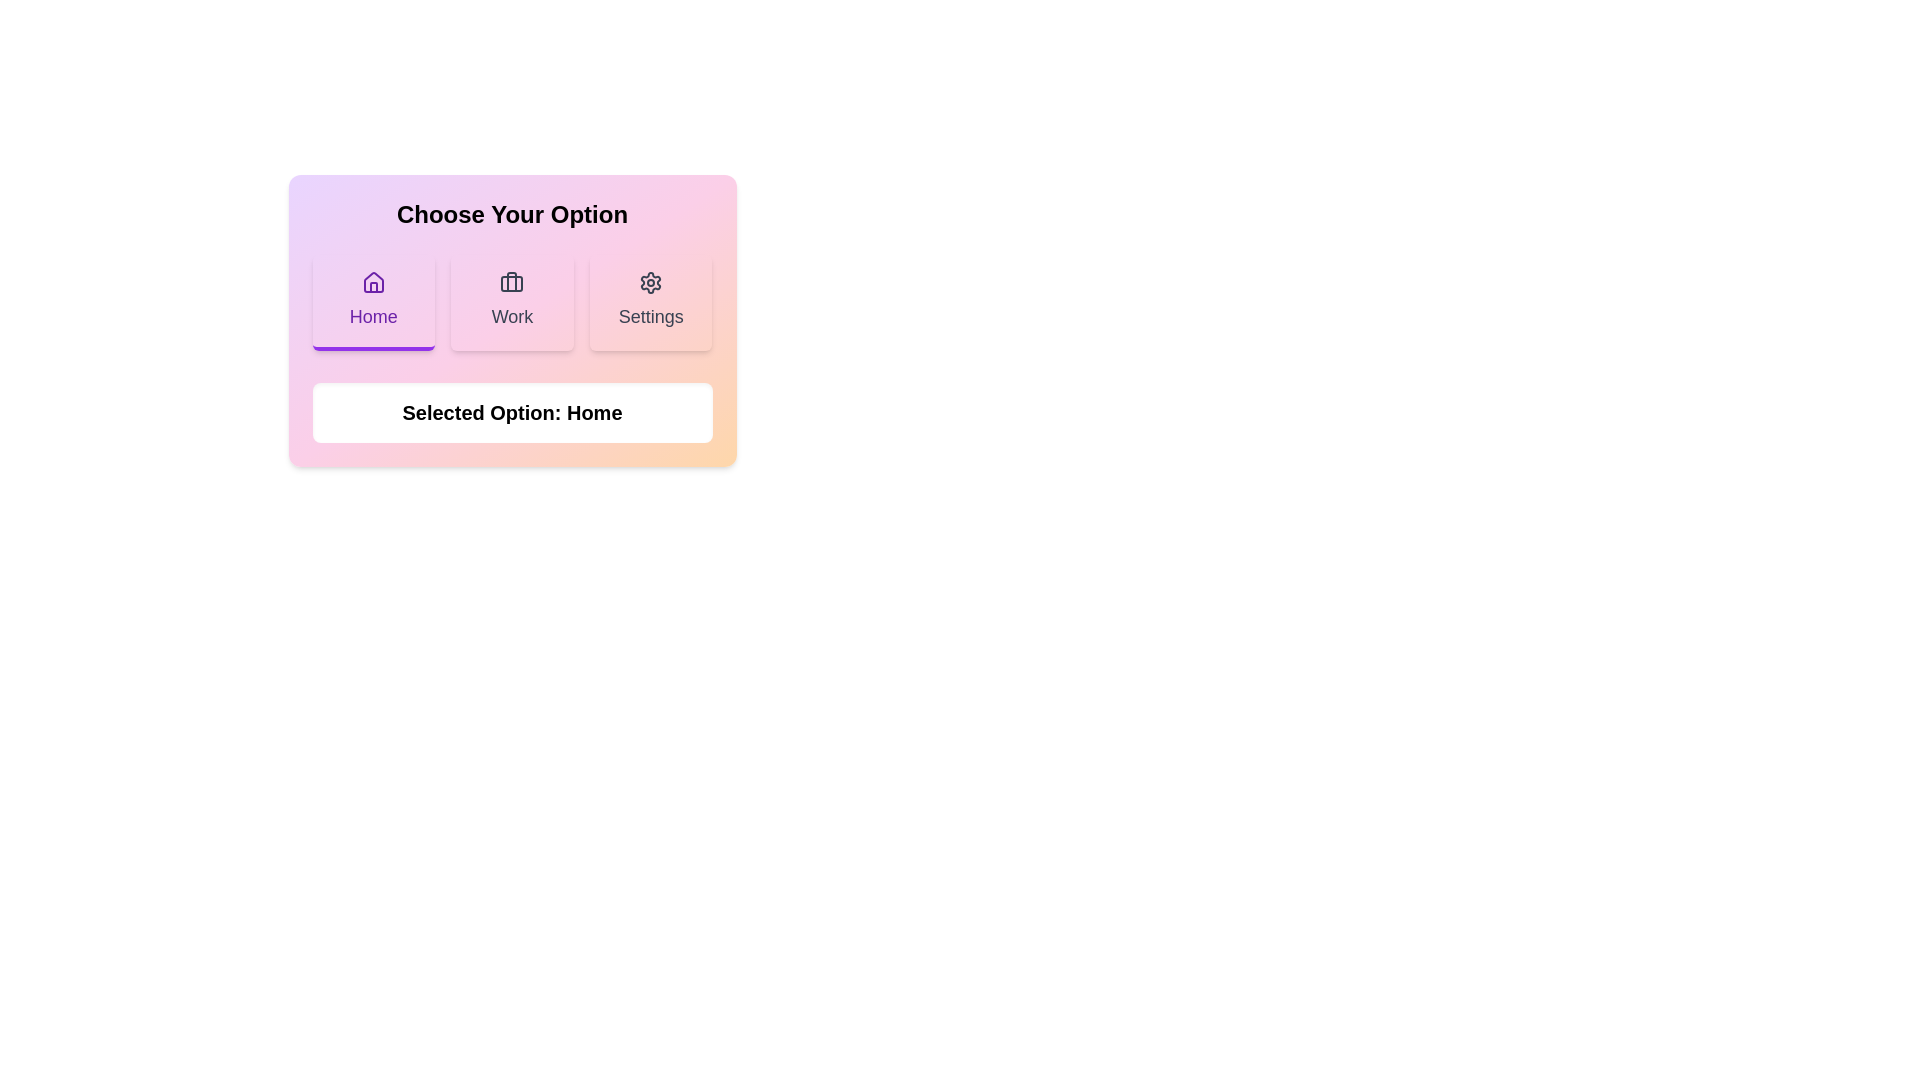 This screenshot has height=1080, width=1920. I want to click on the gear-shaped icon in the 'Settings' box, so click(651, 282).